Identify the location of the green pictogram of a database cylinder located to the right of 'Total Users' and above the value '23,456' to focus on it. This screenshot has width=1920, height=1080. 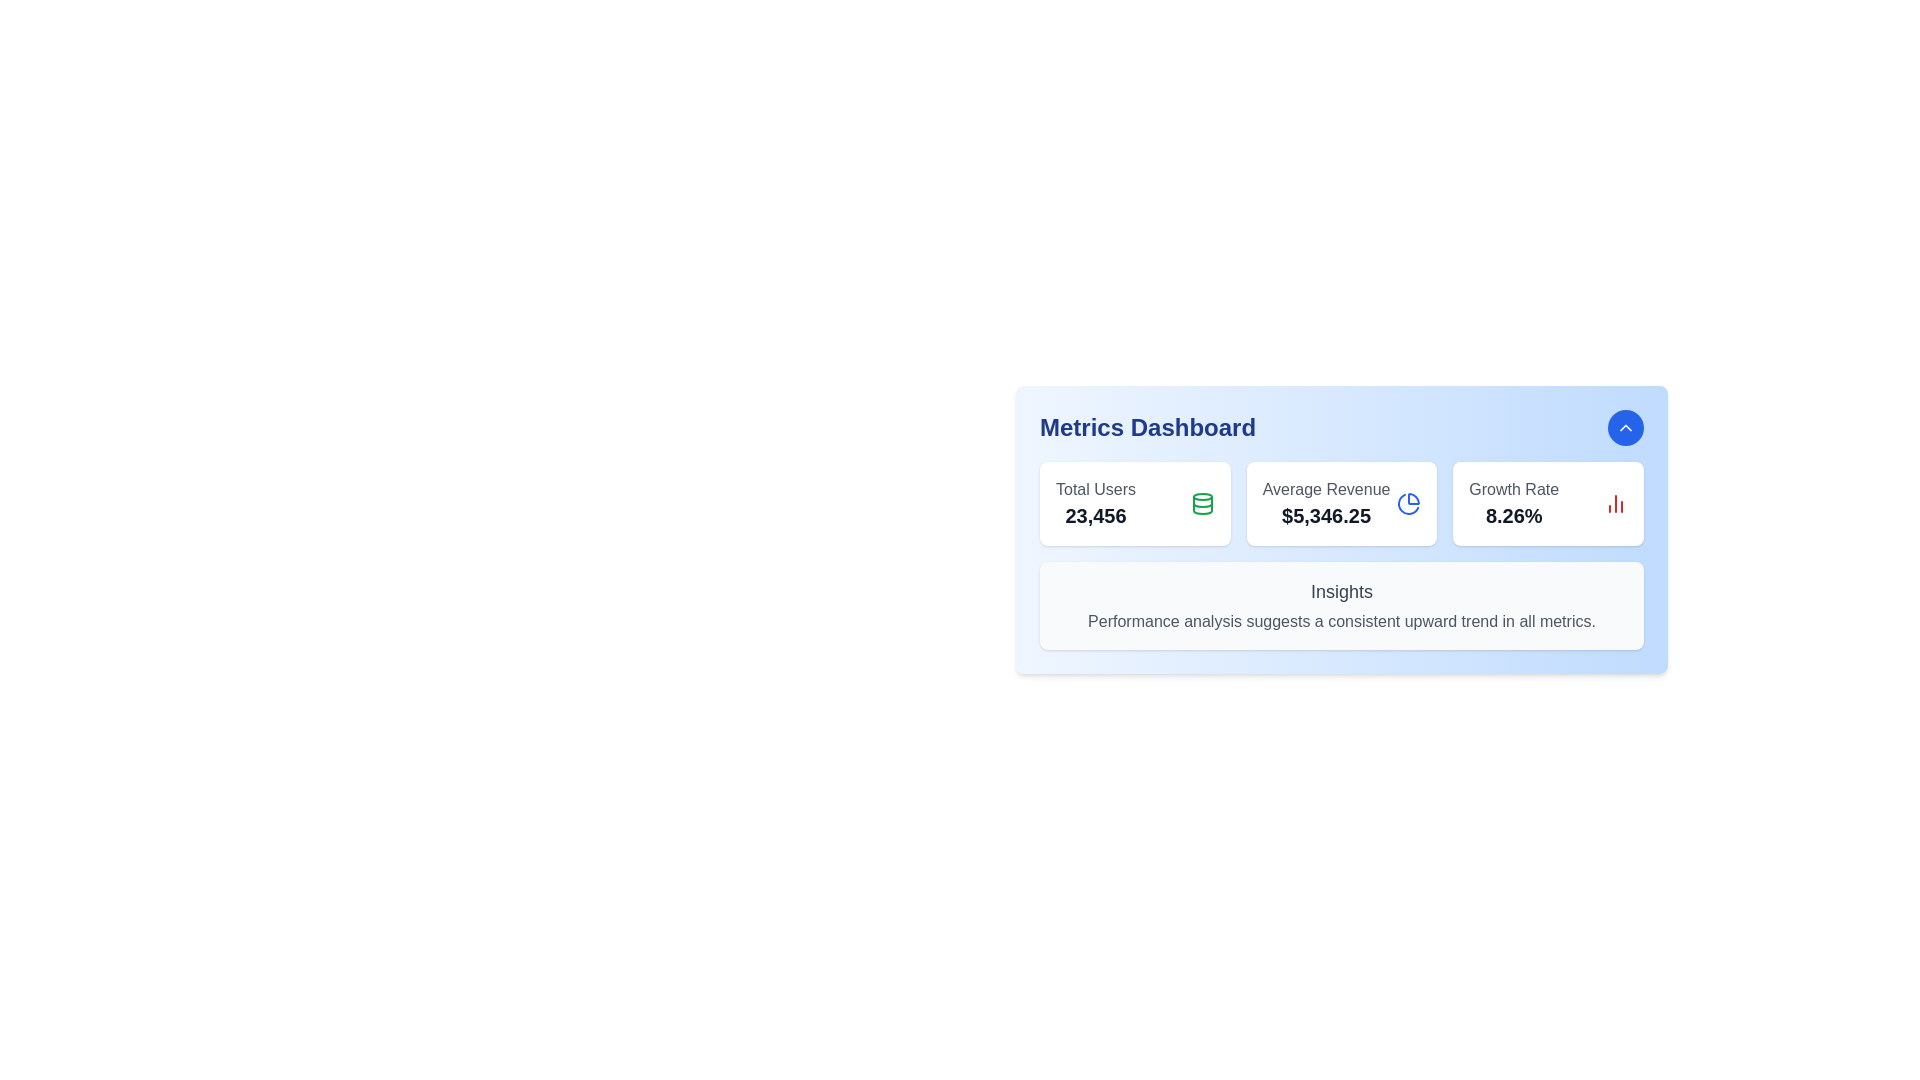
(1201, 503).